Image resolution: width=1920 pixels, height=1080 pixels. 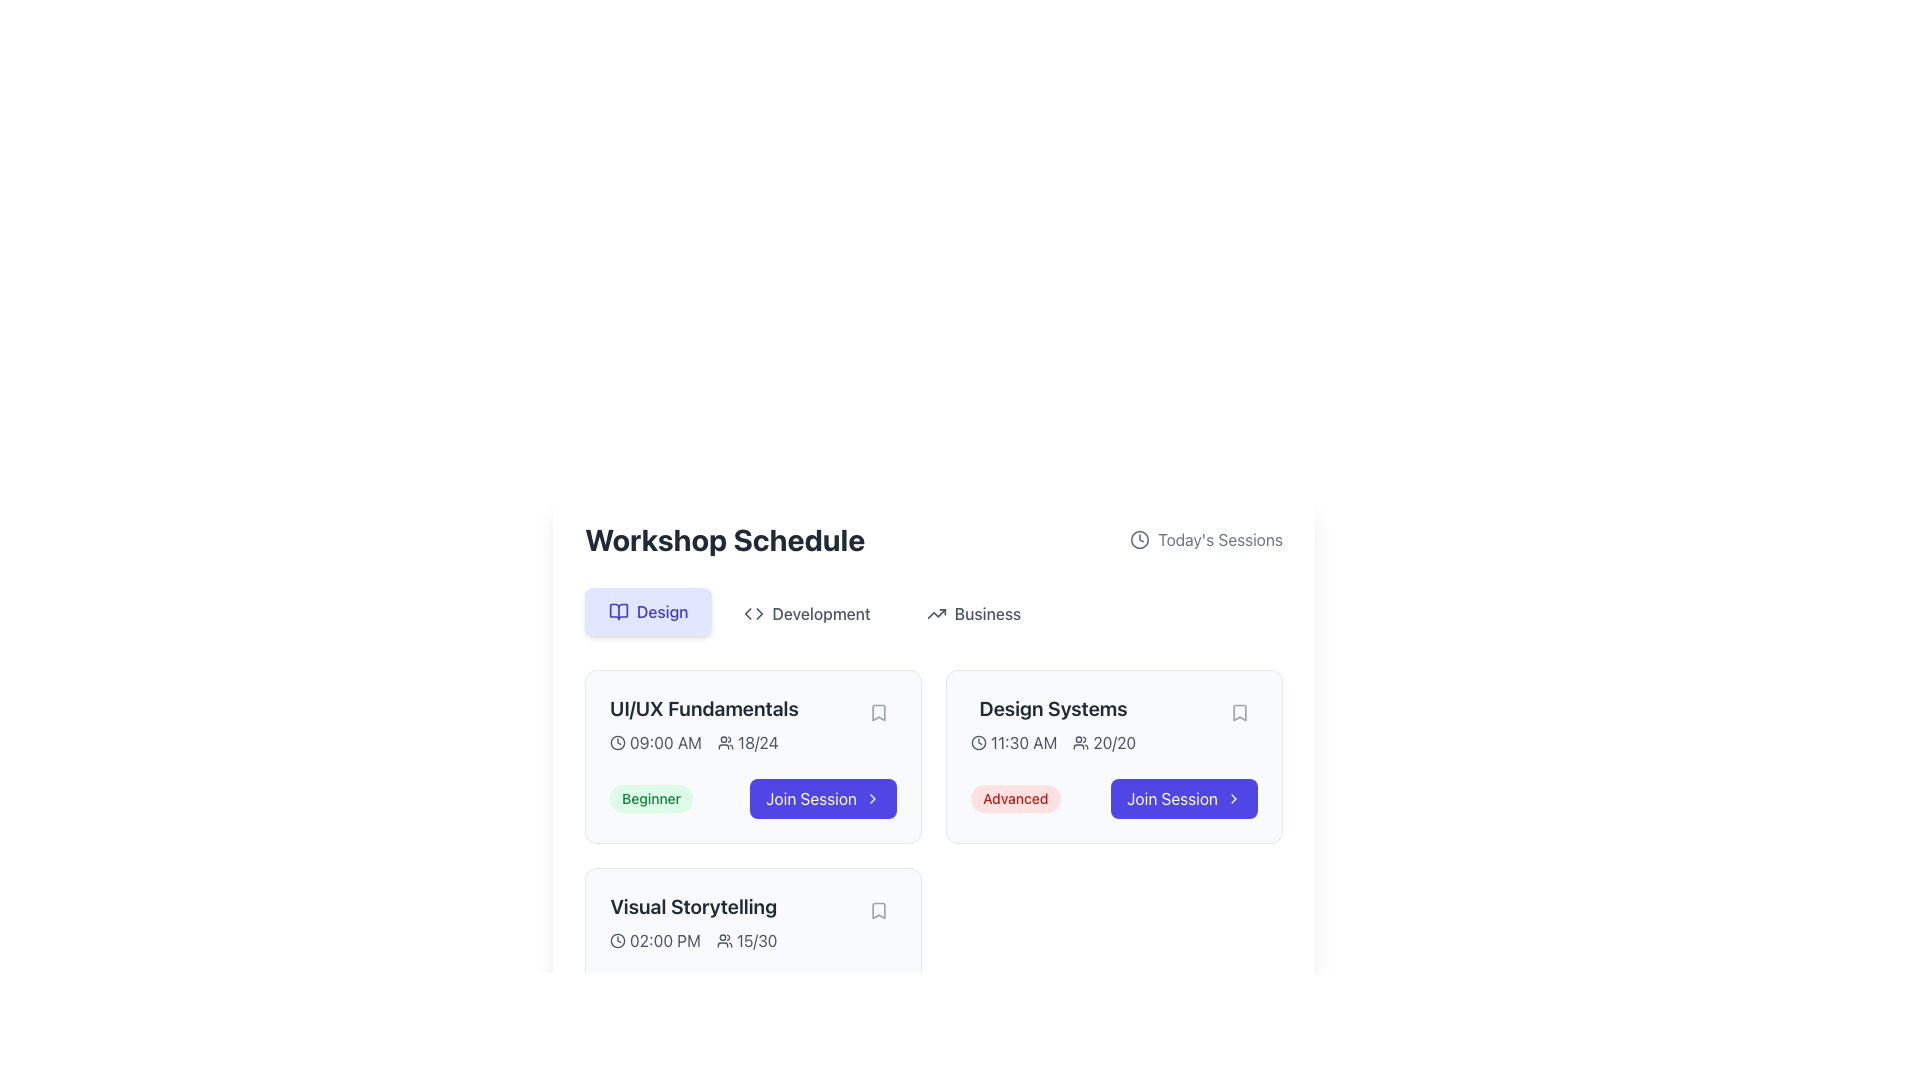 I want to click on the 'Design' category icon located in the upper section of the workshop schedule interface, near the 'Design' label to interact with its associated function, so click(x=618, y=611).